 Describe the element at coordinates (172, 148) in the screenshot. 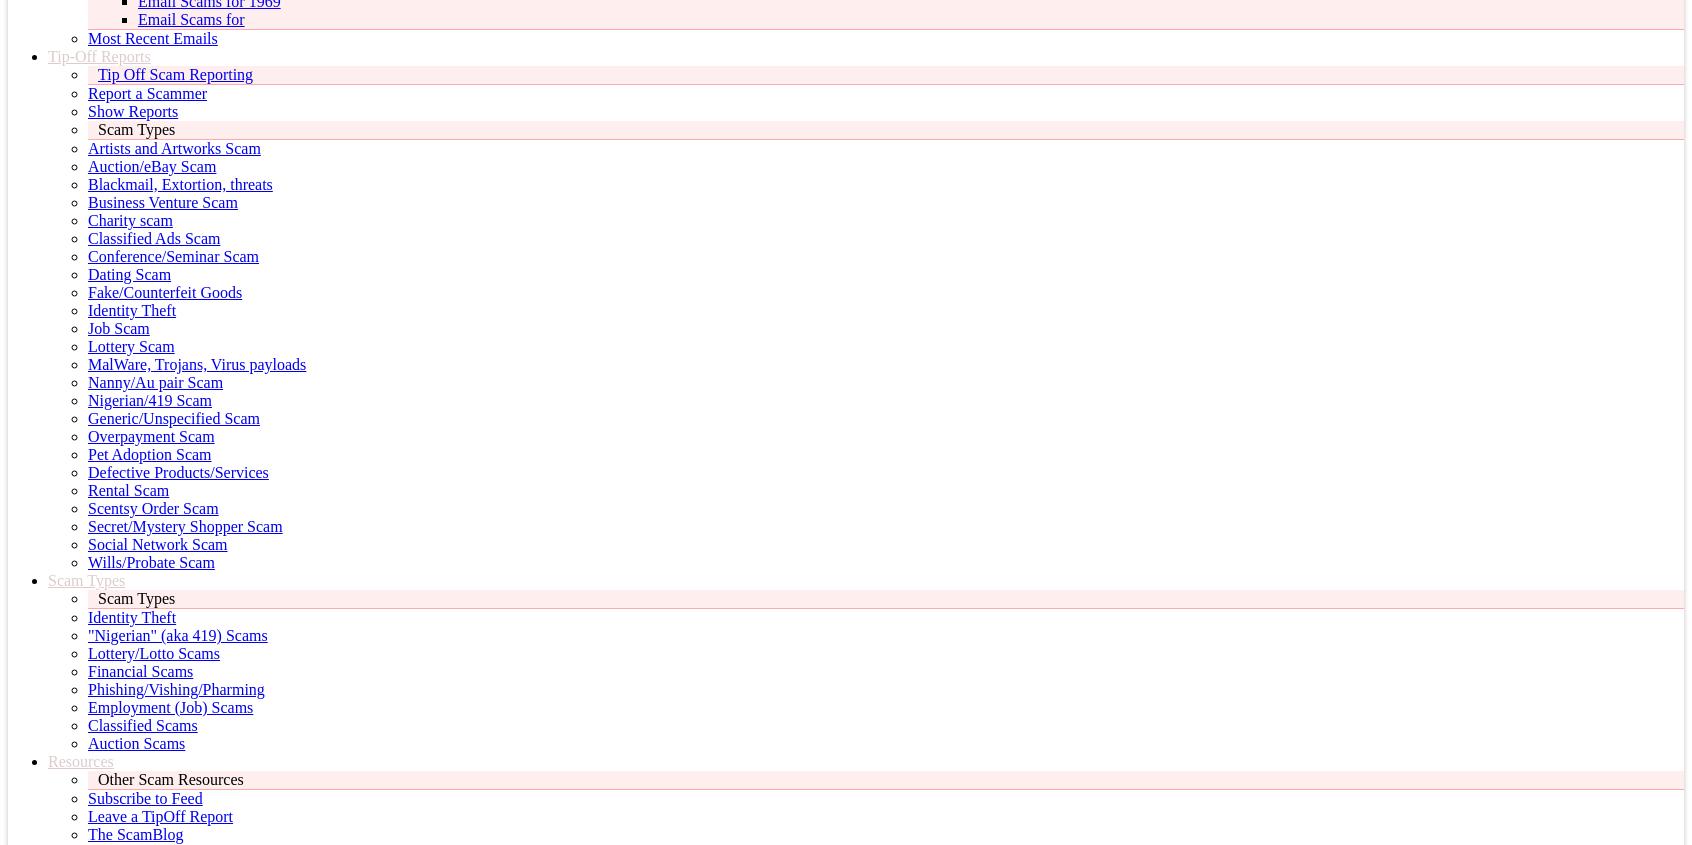

I see `'Artists and Artworks Scam'` at that location.